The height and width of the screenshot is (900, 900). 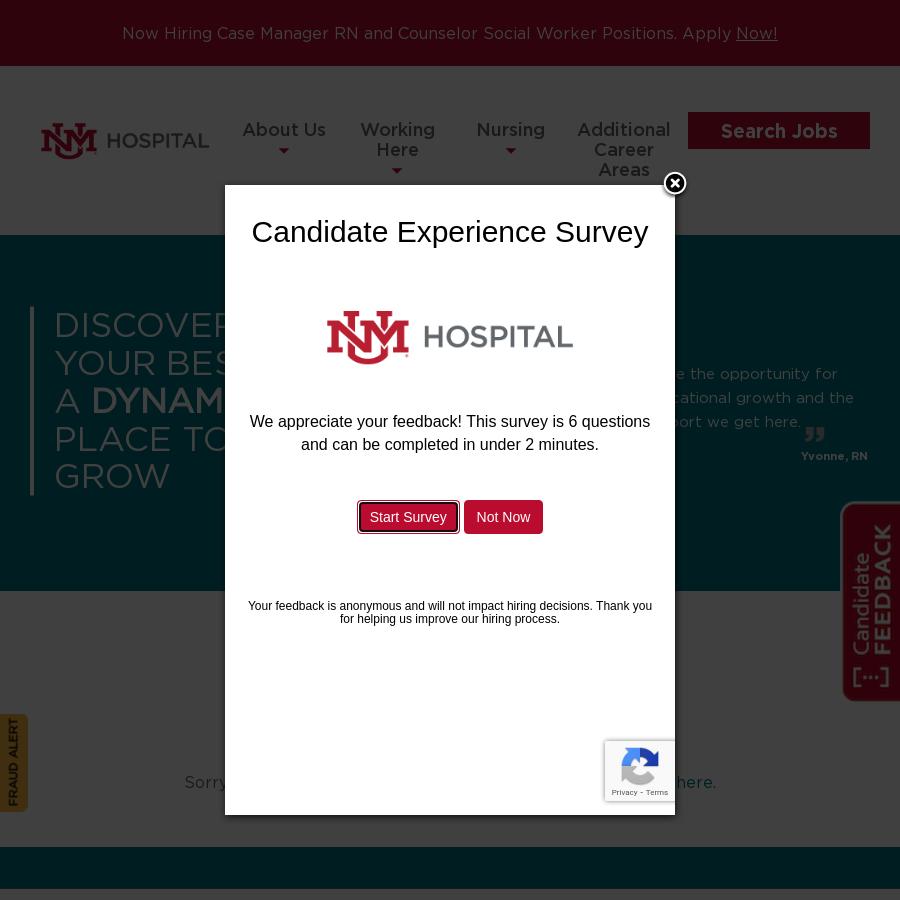 I want to click on 'Advanced Practice Careers', so click(x=623, y=281).